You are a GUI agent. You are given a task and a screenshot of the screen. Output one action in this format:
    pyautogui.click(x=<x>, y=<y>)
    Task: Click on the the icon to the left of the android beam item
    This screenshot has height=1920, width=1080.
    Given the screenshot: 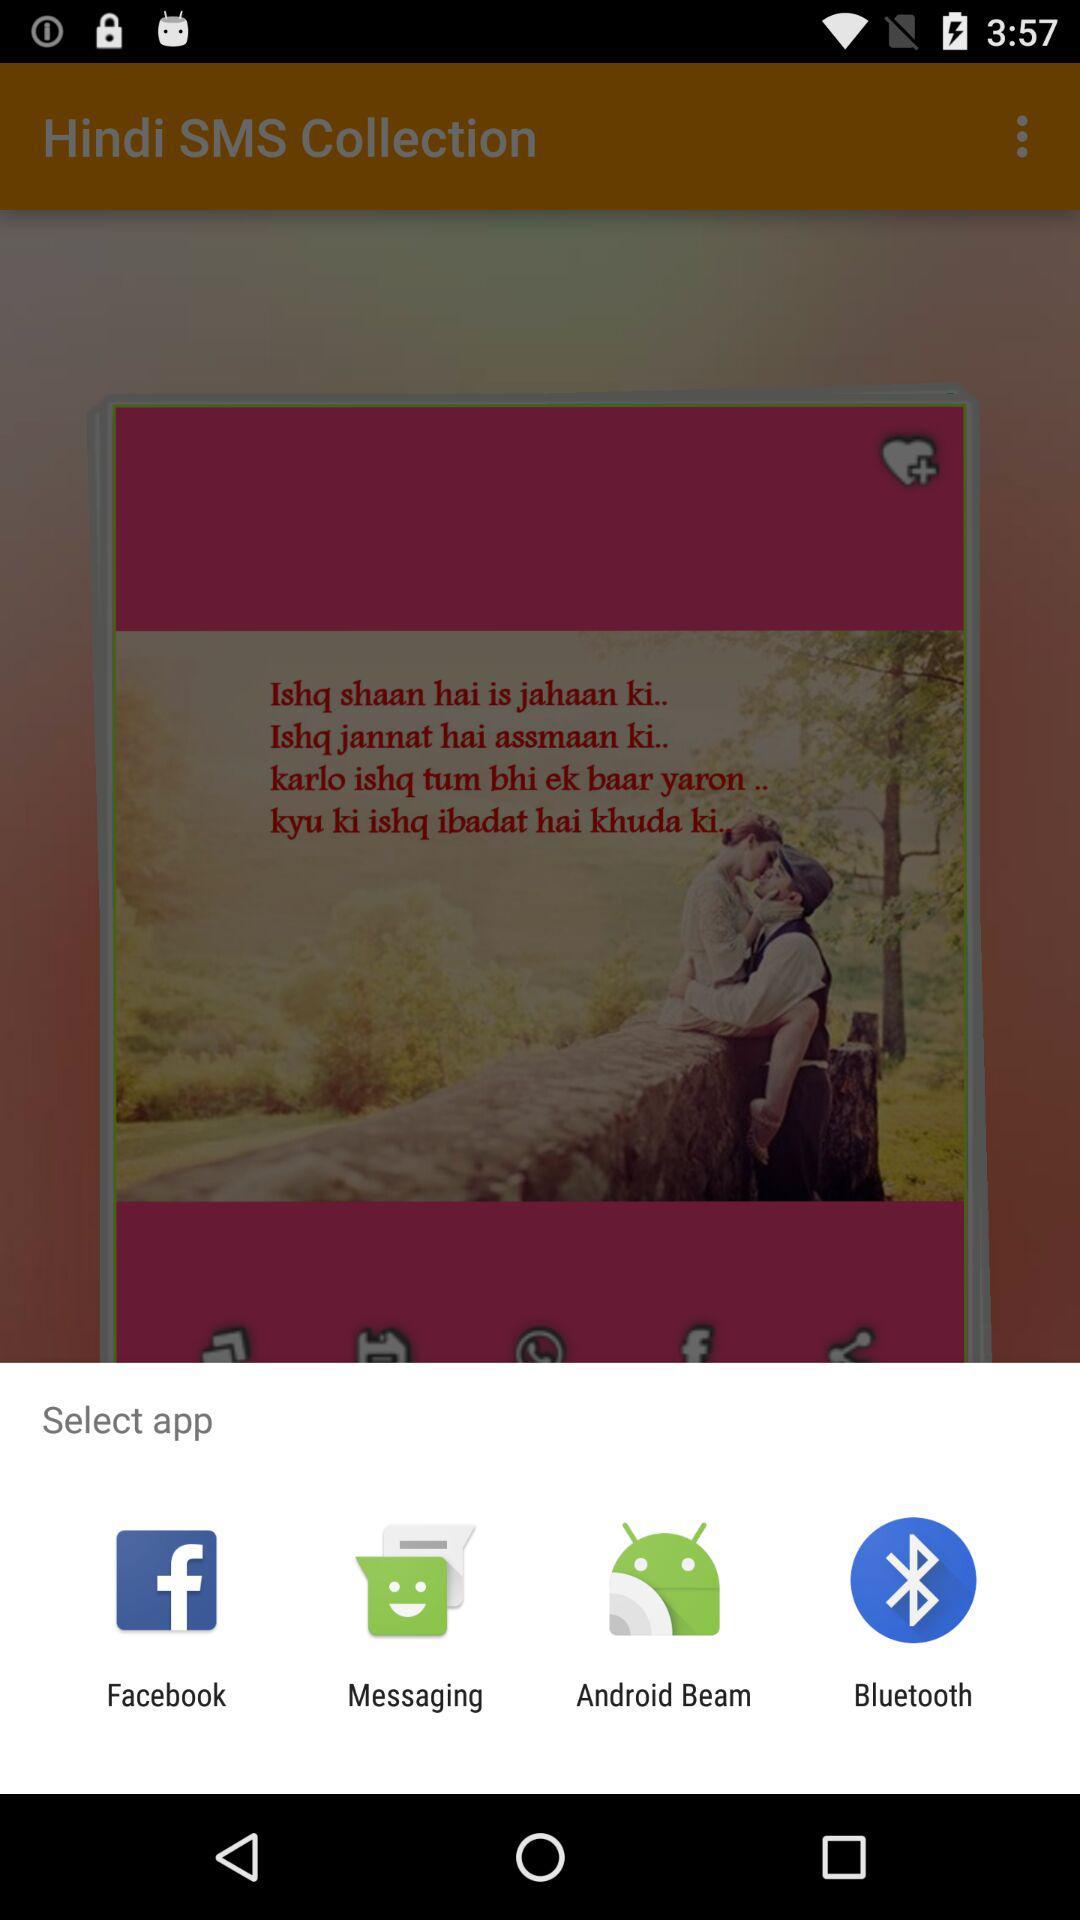 What is the action you would take?
    pyautogui.click(x=414, y=1711)
    